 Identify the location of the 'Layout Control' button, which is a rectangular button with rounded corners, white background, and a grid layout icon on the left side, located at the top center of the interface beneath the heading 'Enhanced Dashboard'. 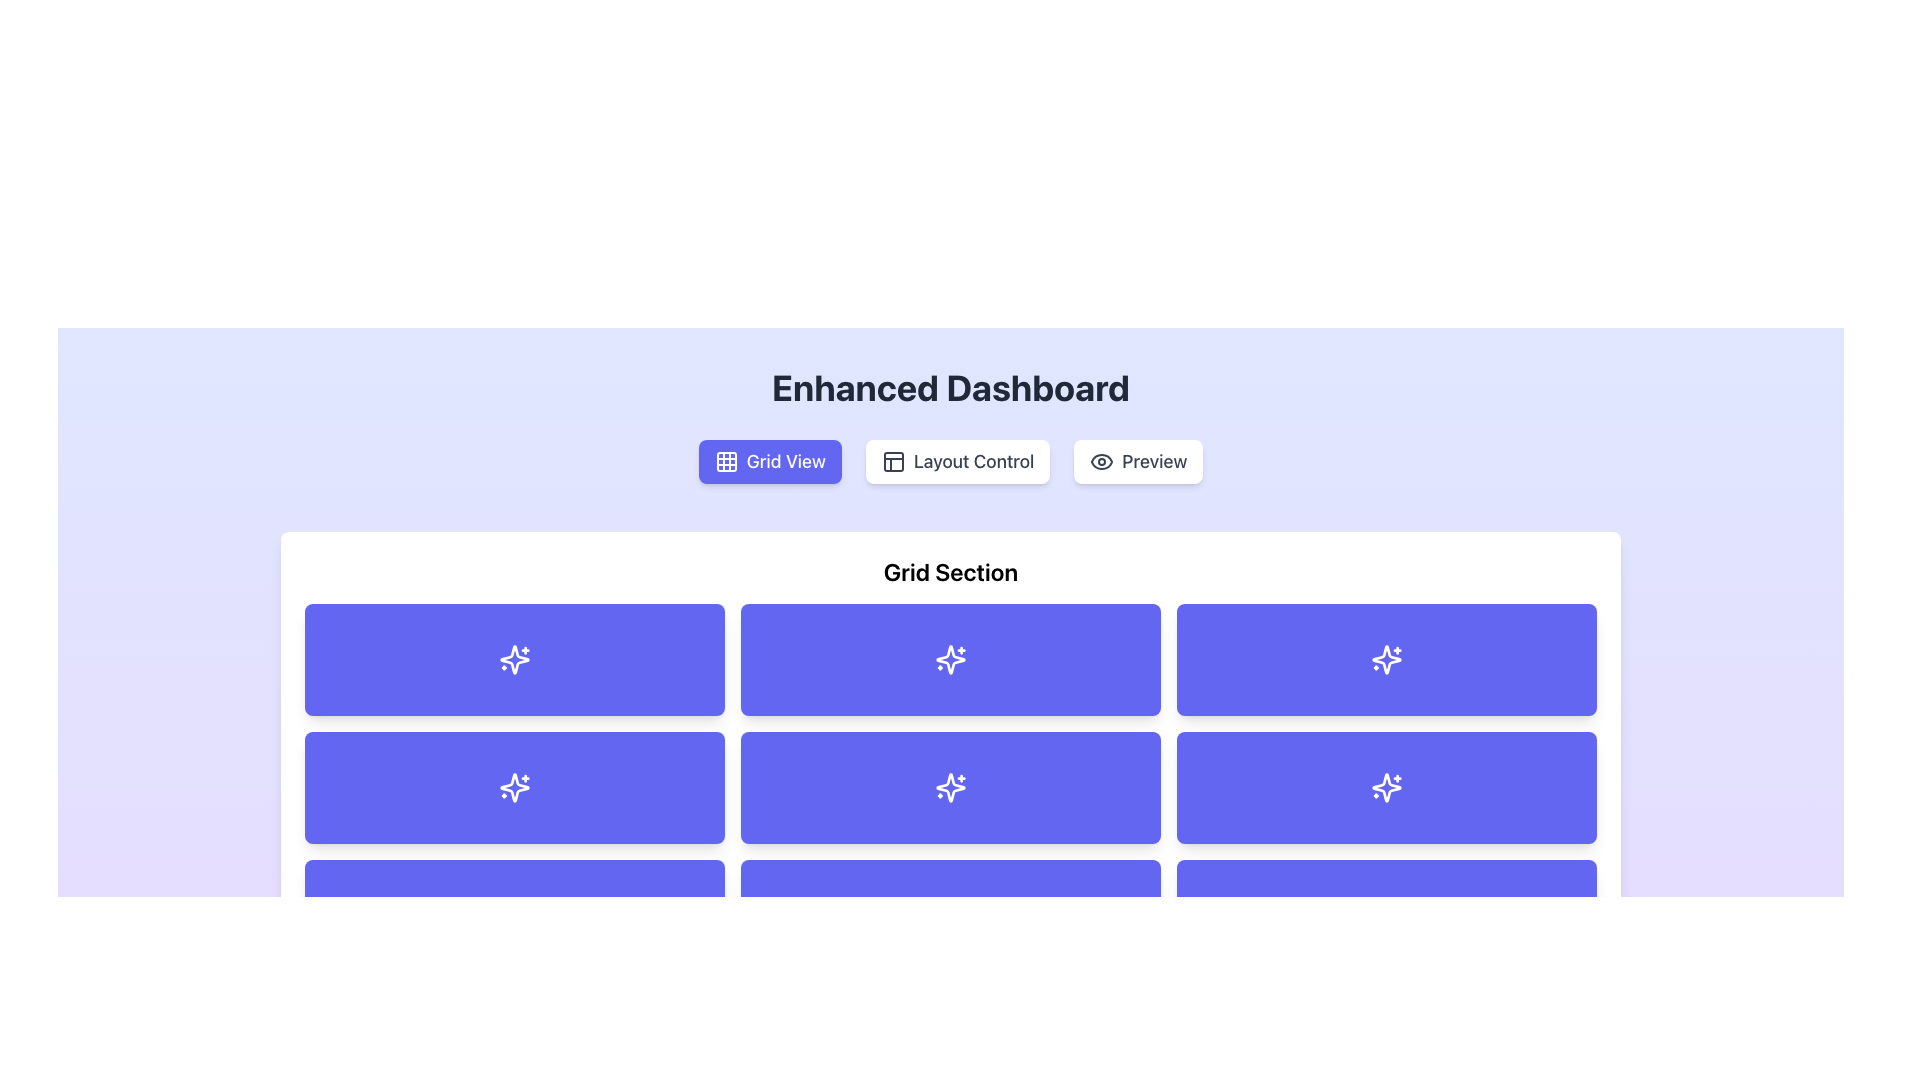
(957, 462).